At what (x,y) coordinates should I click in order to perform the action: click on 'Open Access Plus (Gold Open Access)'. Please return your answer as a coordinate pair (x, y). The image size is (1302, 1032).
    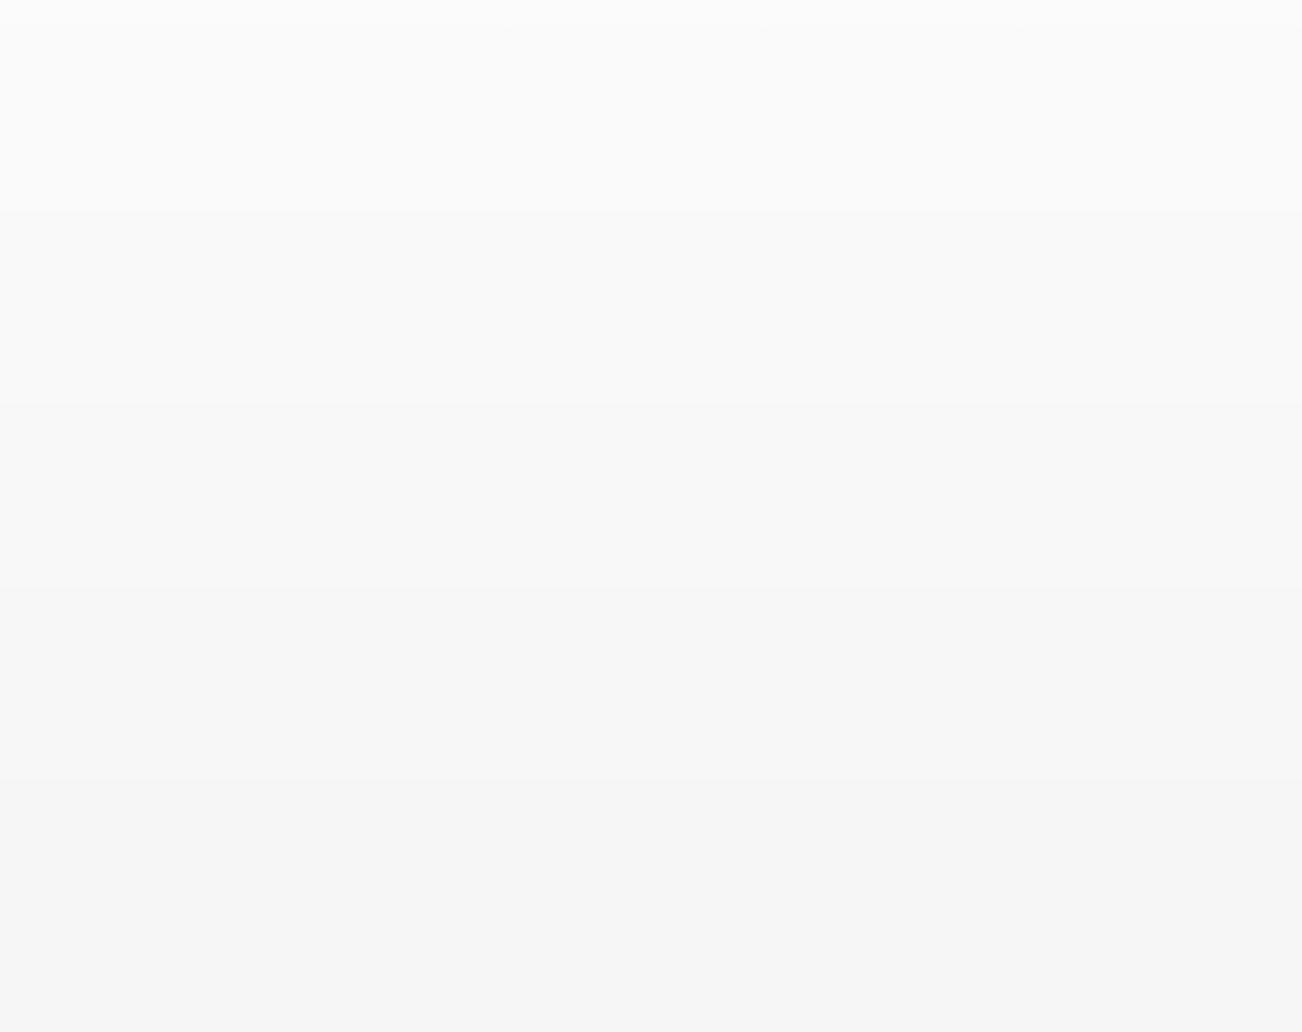
    Looking at the image, I should click on (918, 726).